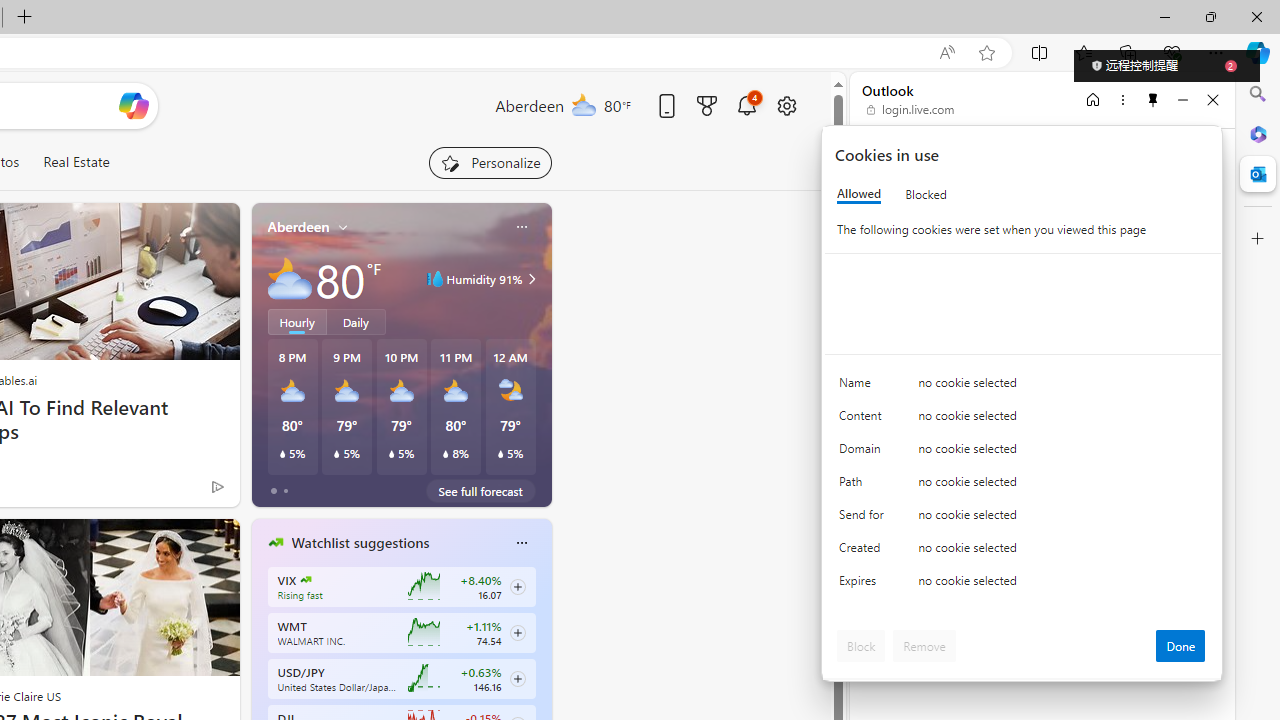 The width and height of the screenshot is (1280, 720). Describe the element at coordinates (529, 279) in the screenshot. I see `'Humidity 91%'` at that location.